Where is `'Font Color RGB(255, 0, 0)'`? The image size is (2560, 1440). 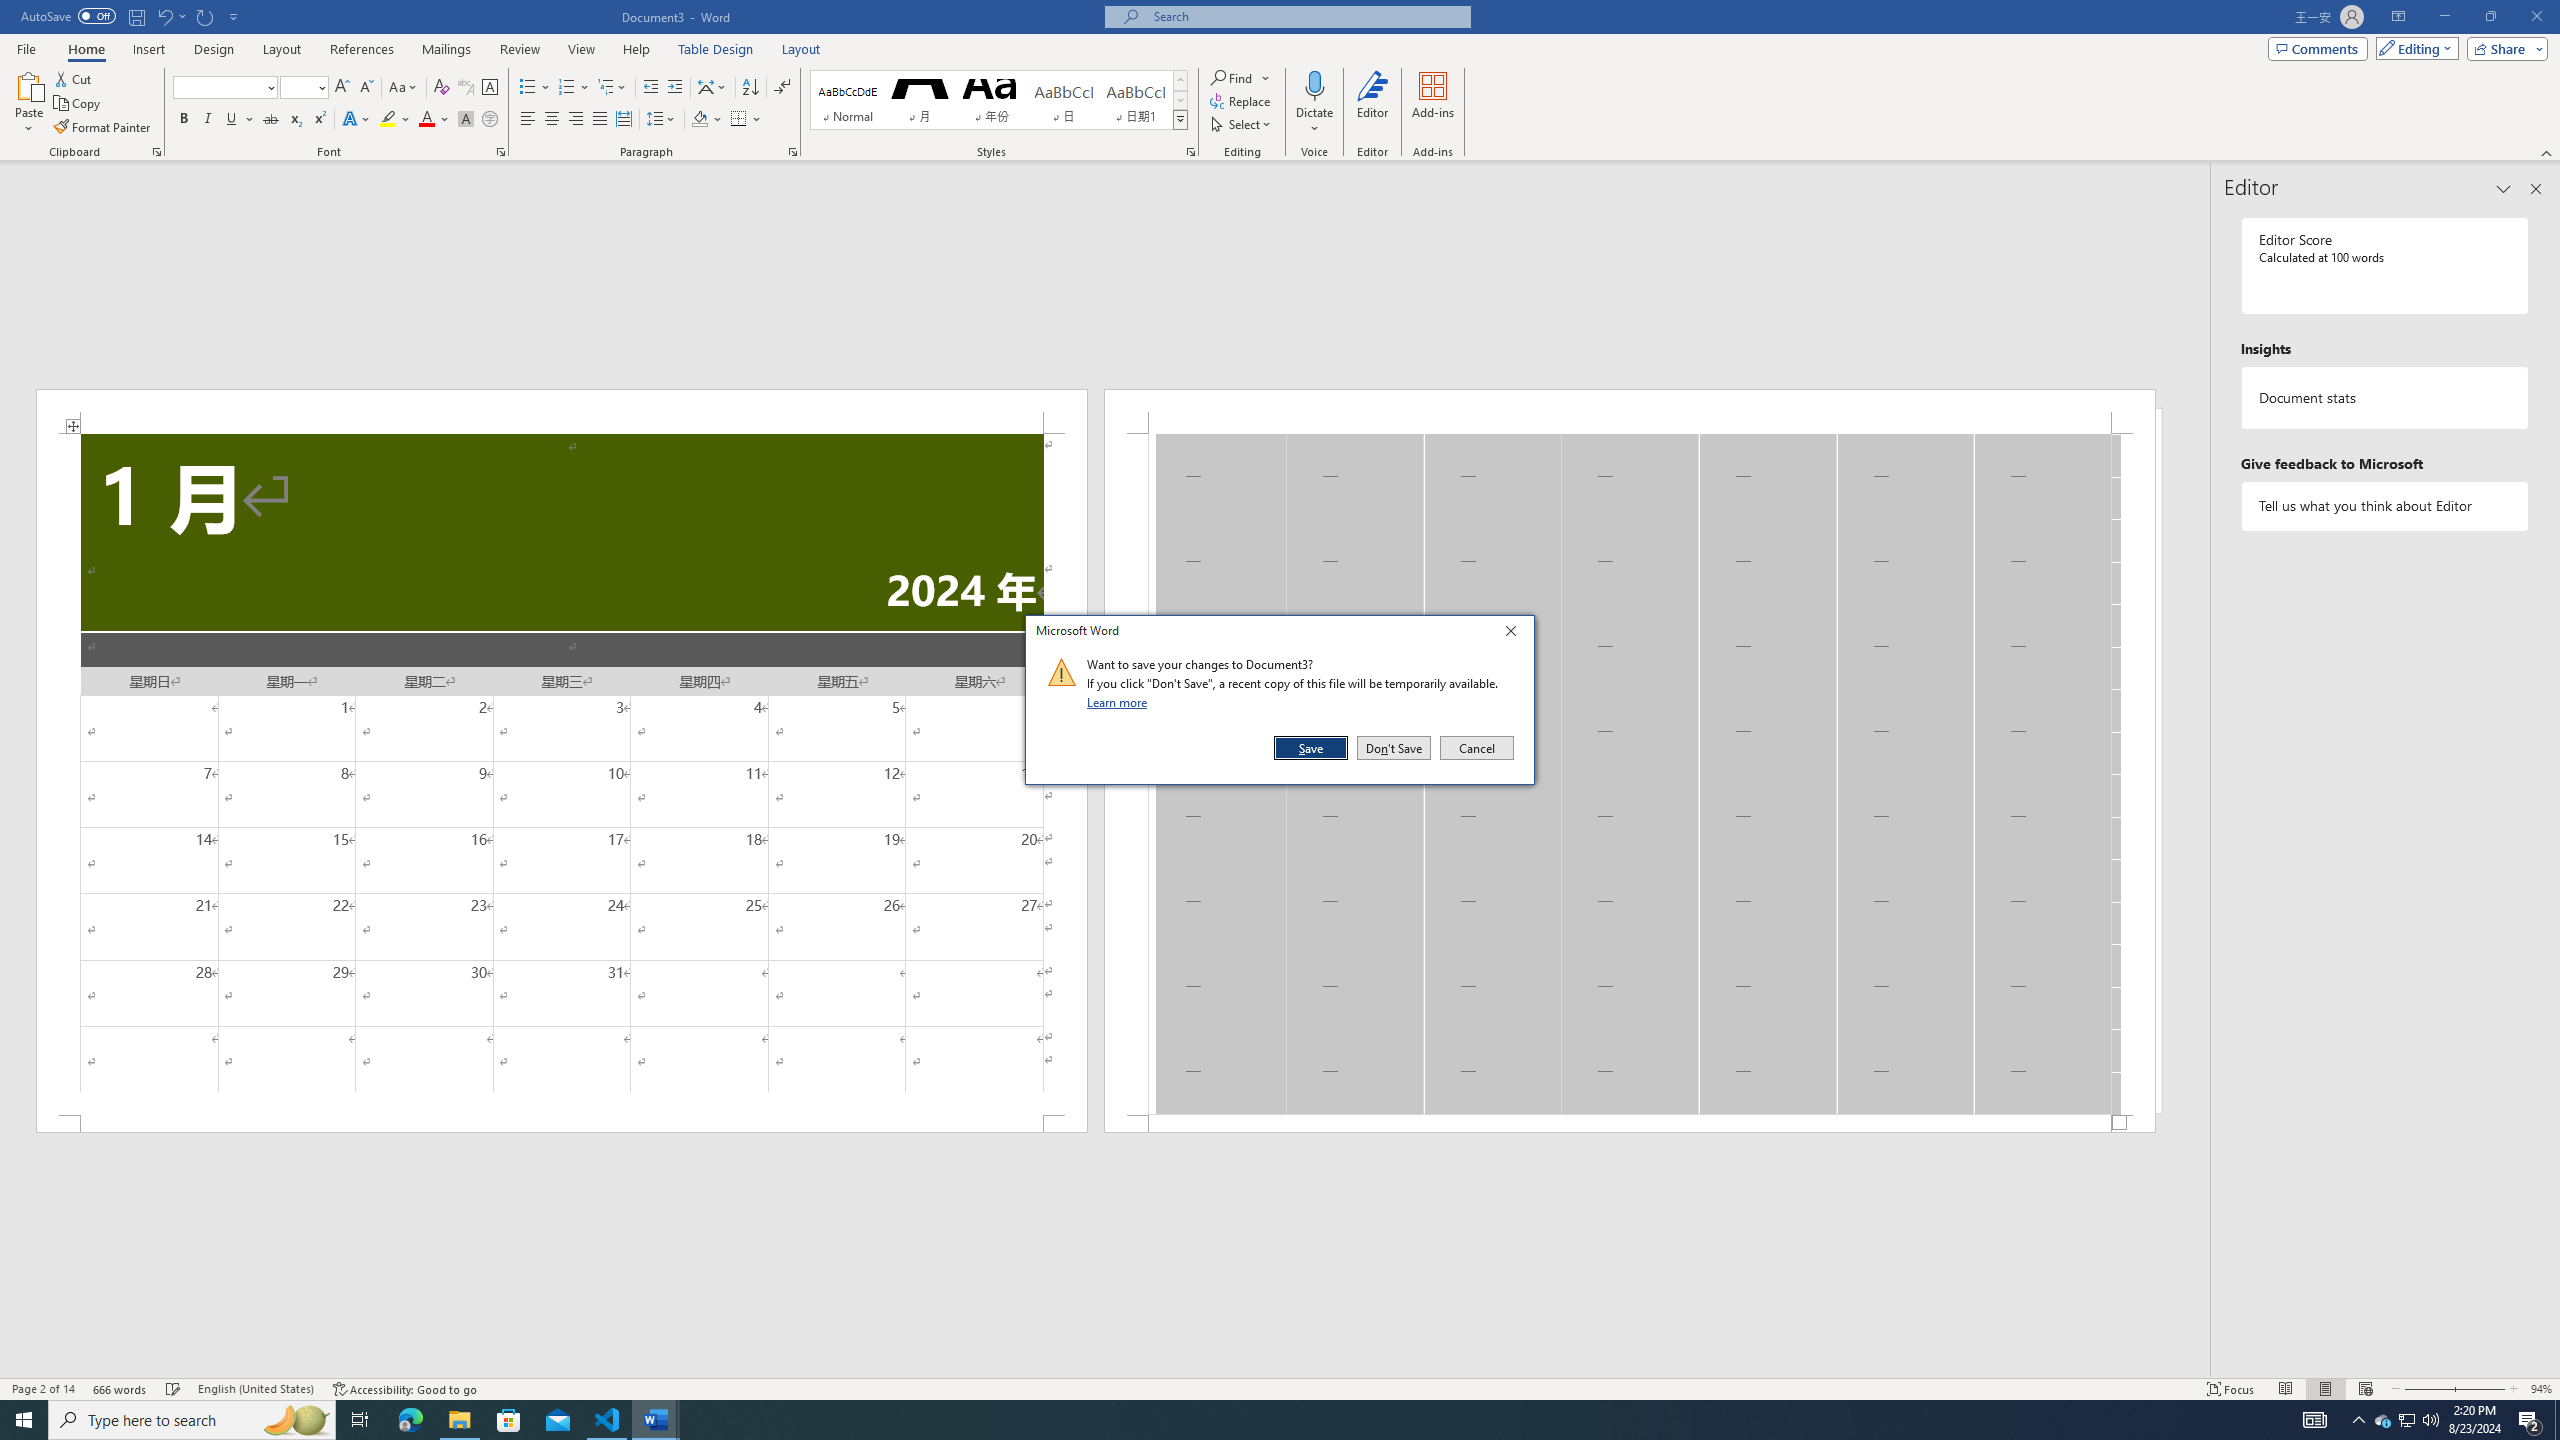 'Font Color RGB(255, 0, 0)' is located at coordinates (425, 118).